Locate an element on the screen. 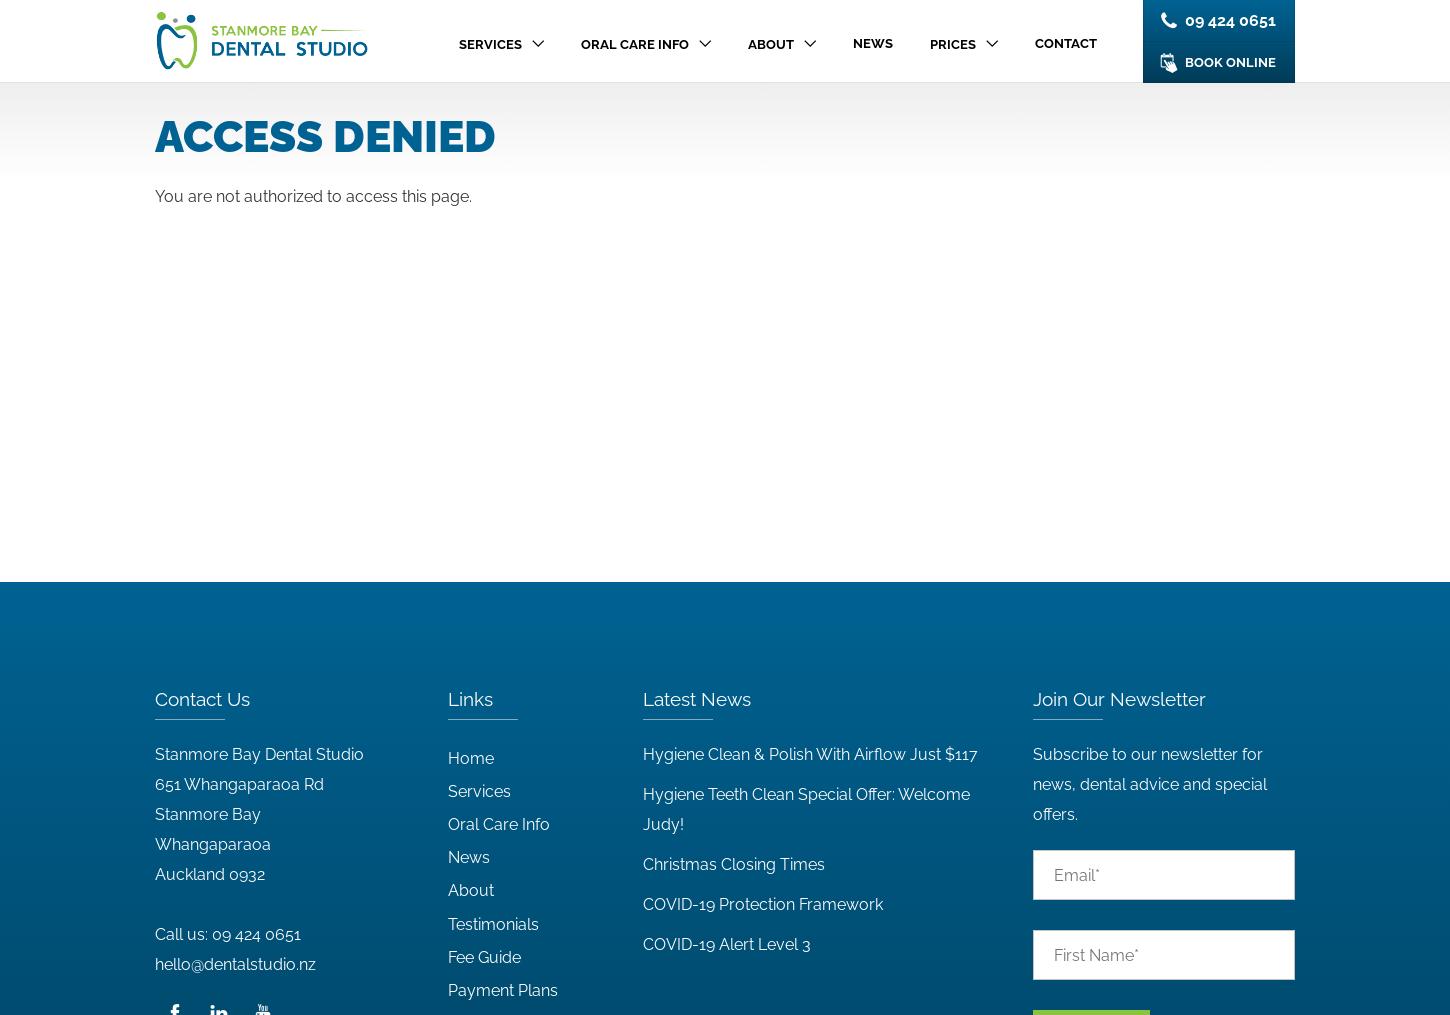 This screenshot has width=1450, height=1015. 'Contact Us' is located at coordinates (201, 698).